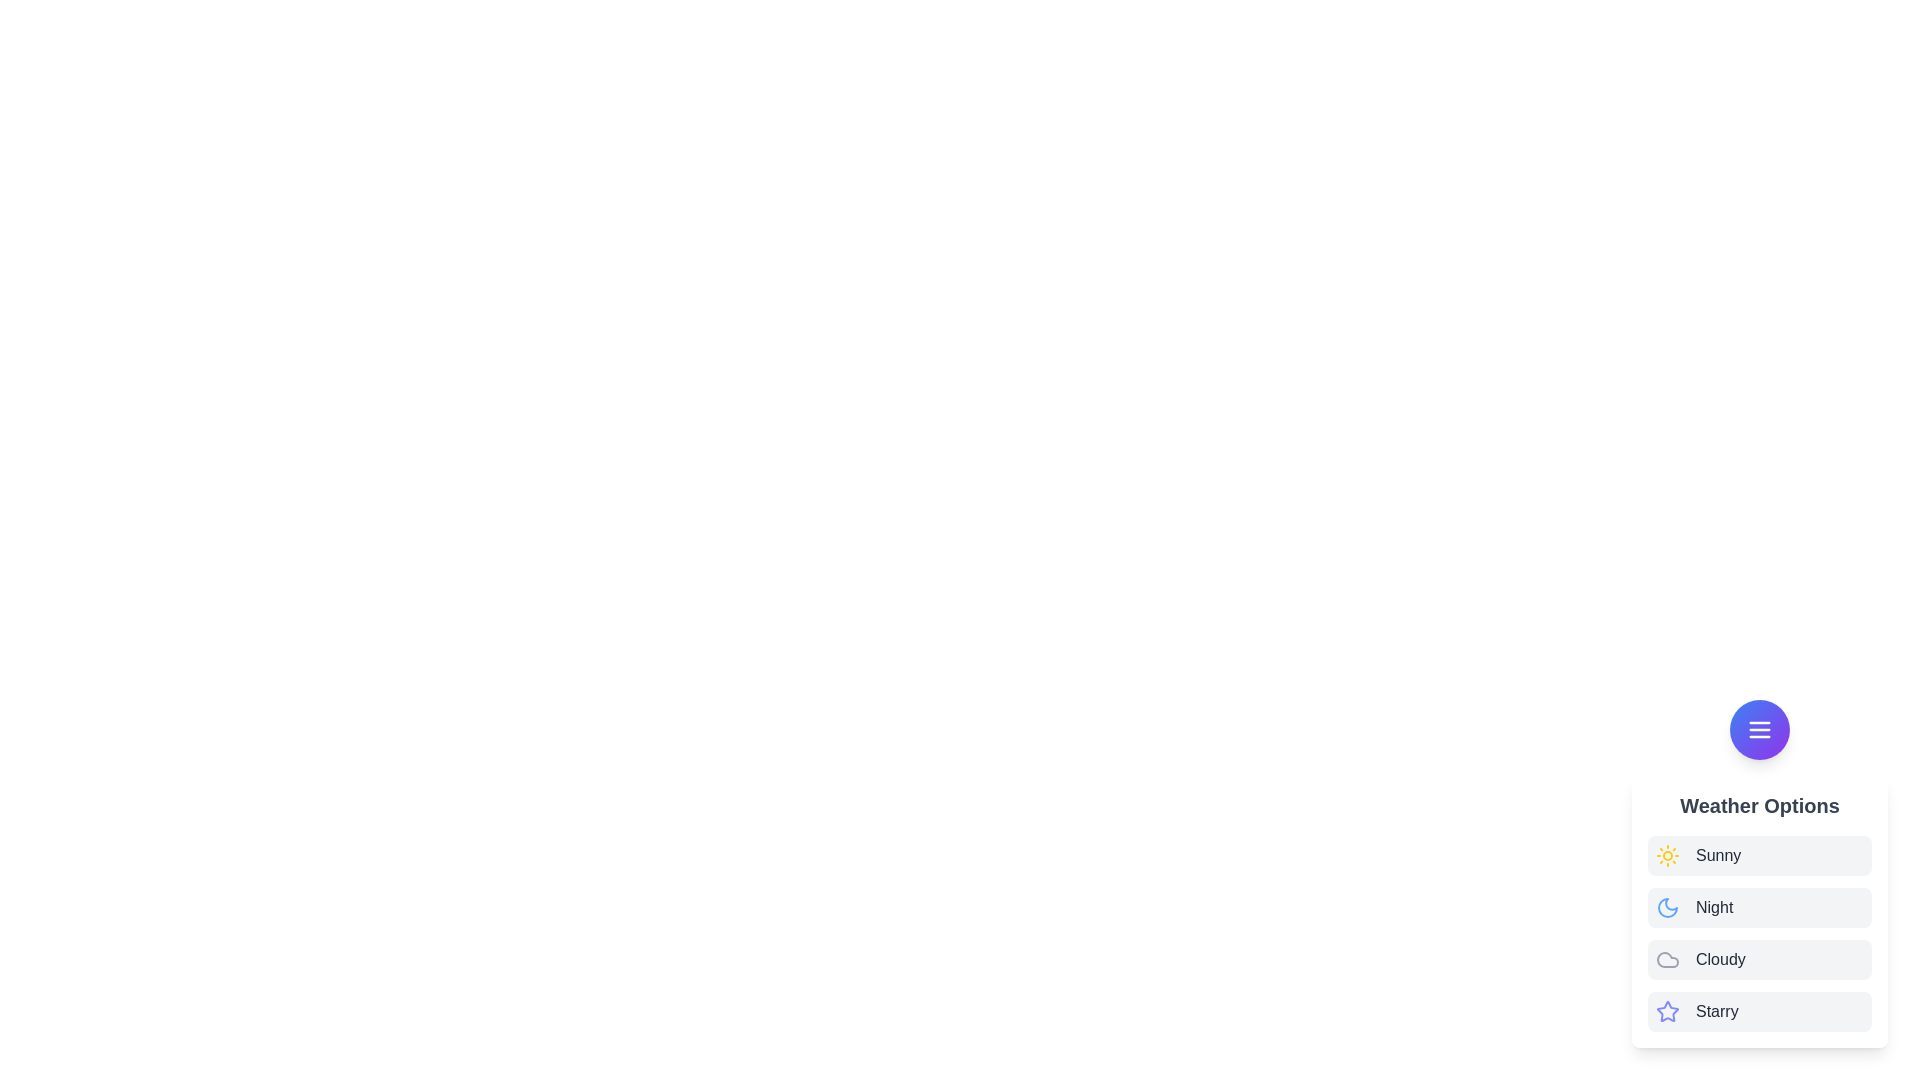  I want to click on the weather option labeled Starry, so click(1716, 1011).